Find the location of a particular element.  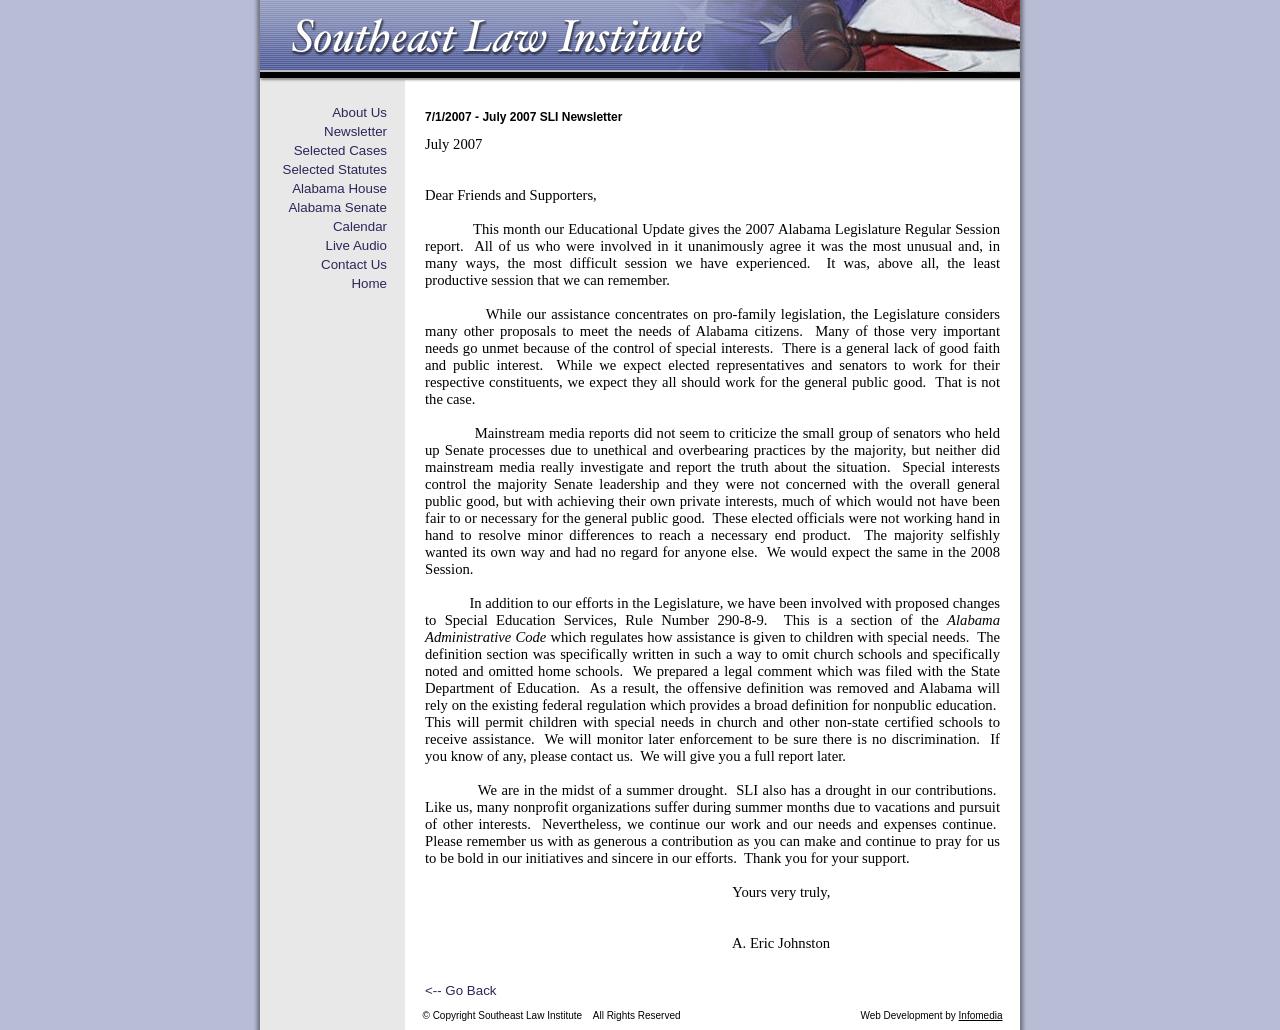

'This is a section of the' is located at coordinates (865, 618).